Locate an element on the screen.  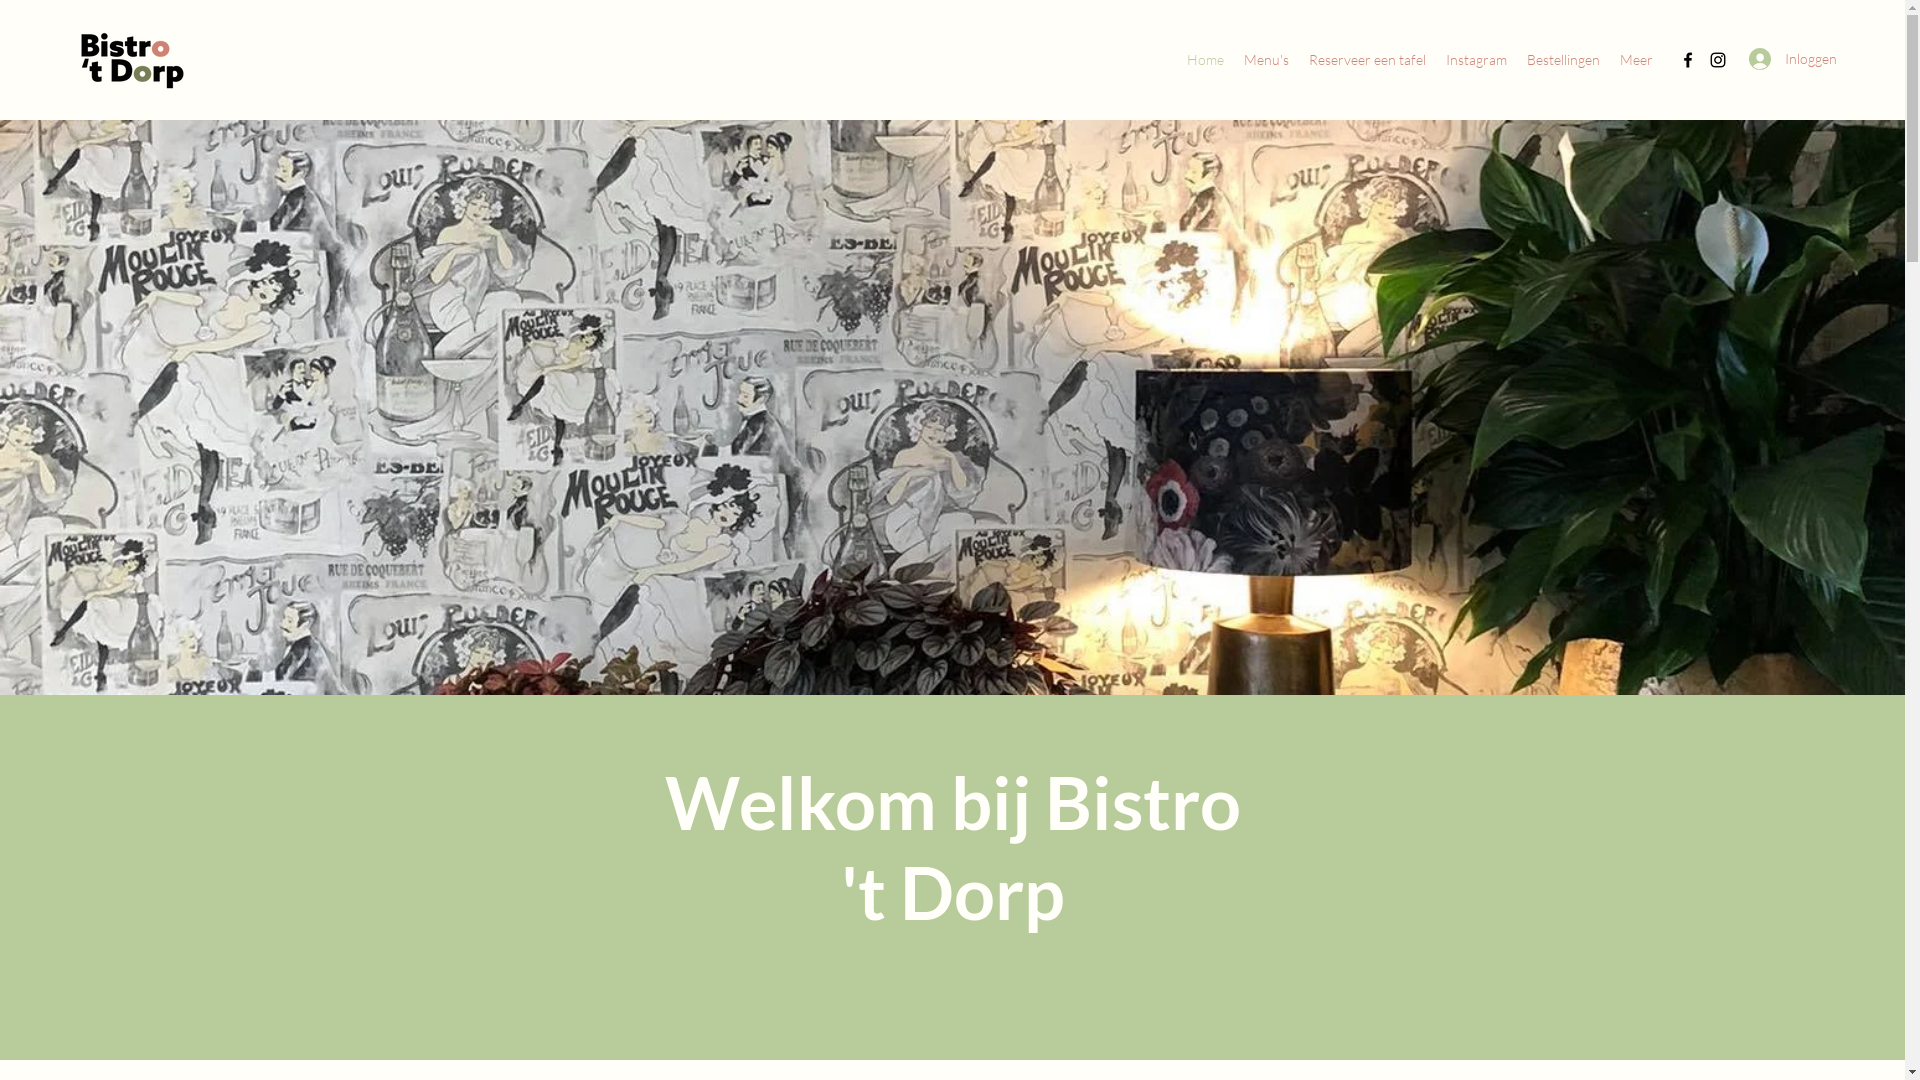
'Instagram' is located at coordinates (1476, 59).